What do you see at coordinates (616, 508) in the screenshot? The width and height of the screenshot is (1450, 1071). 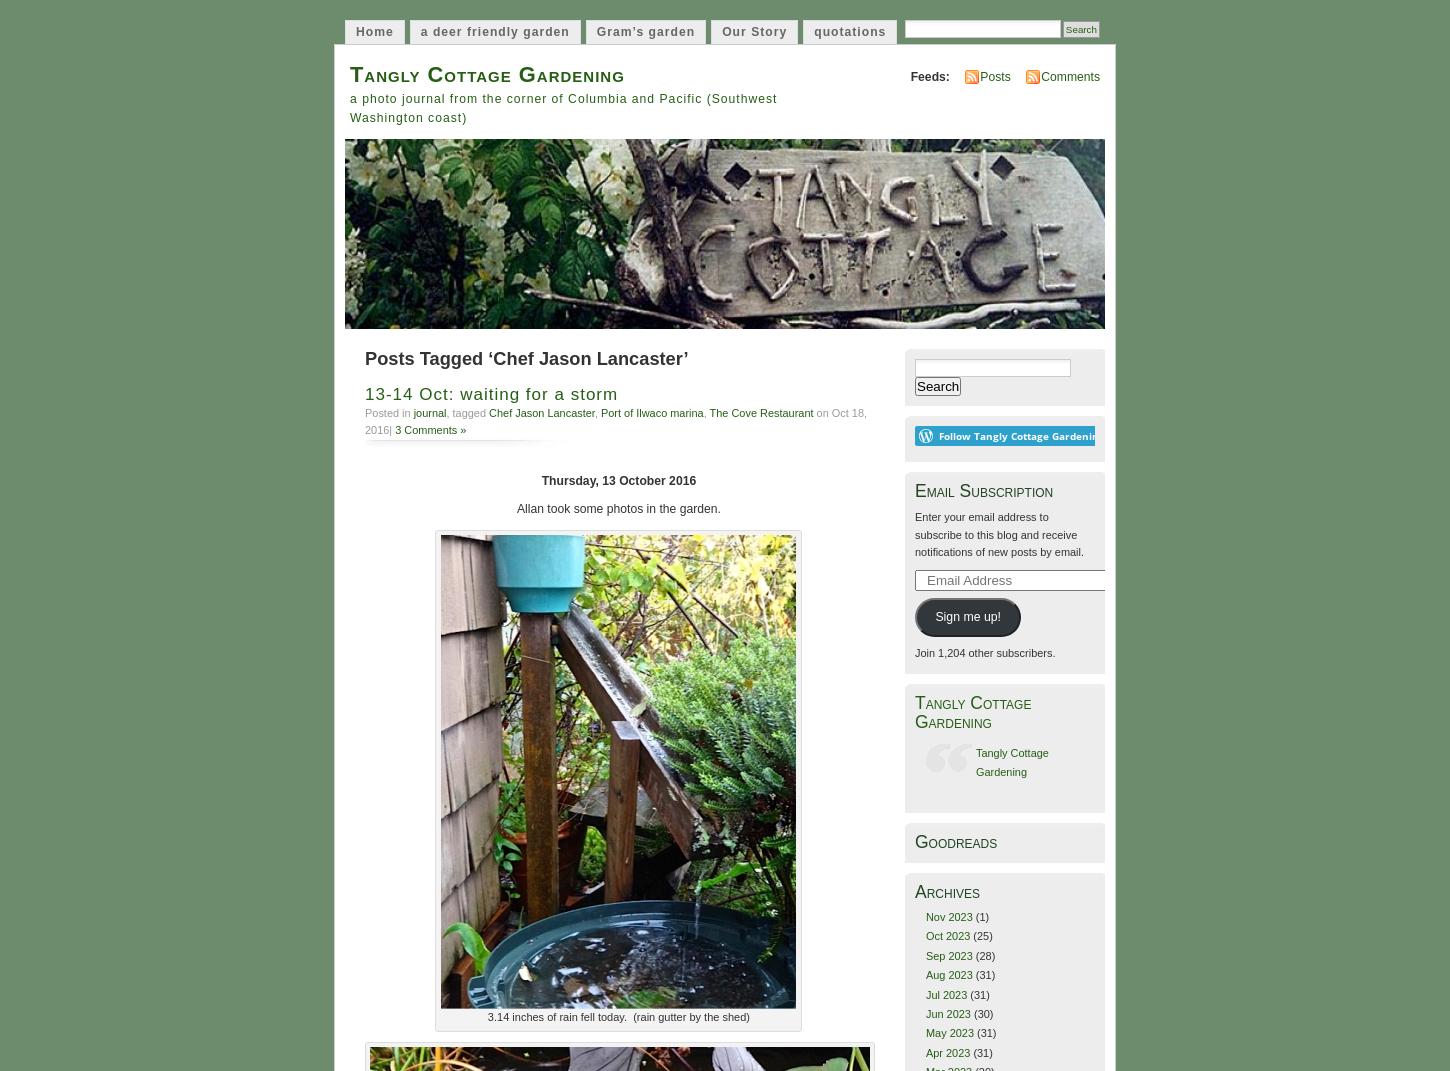 I see `'Allan took some photos in the garden.'` at bounding box center [616, 508].